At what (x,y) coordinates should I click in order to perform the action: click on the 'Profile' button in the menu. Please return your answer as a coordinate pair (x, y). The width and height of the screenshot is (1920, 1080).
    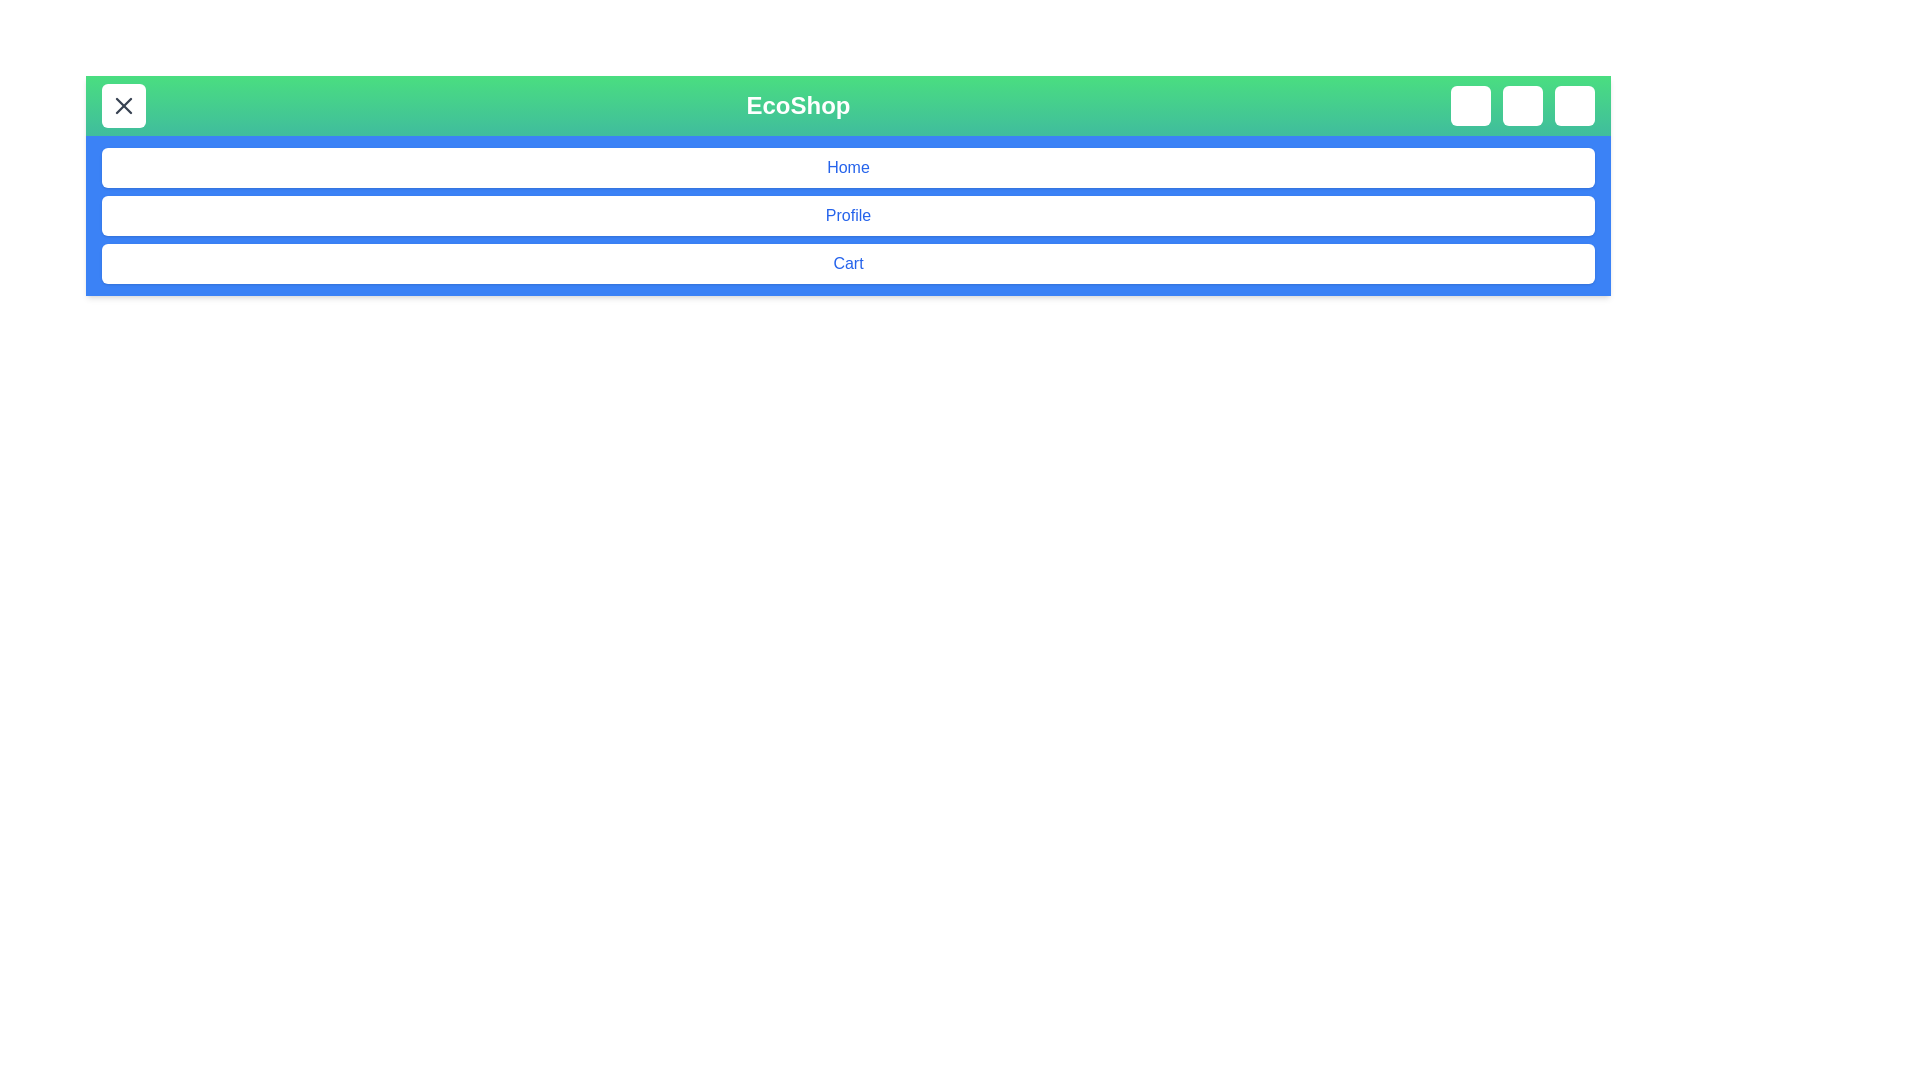
    Looking at the image, I should click on (848, 216).